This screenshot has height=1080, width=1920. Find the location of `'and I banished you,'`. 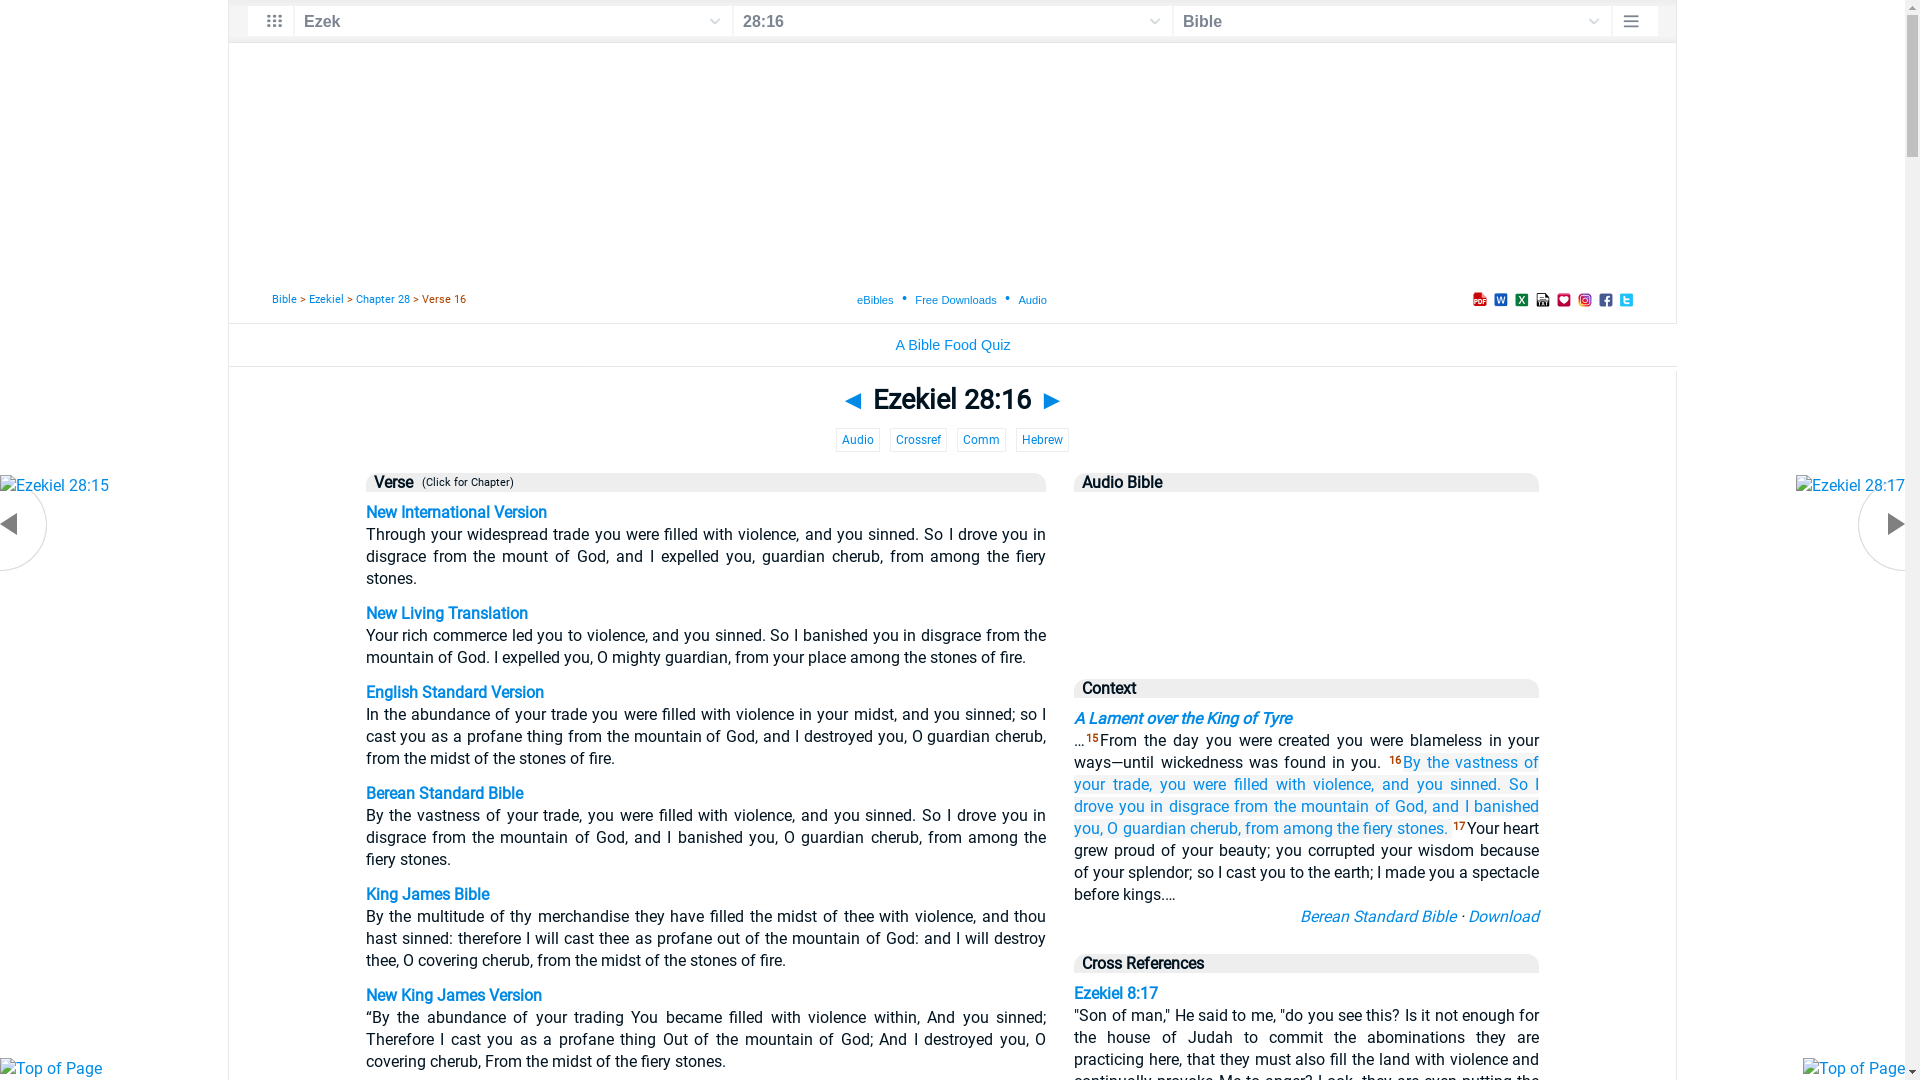

'and I banished you,' is located at coordinates (1073, 817).